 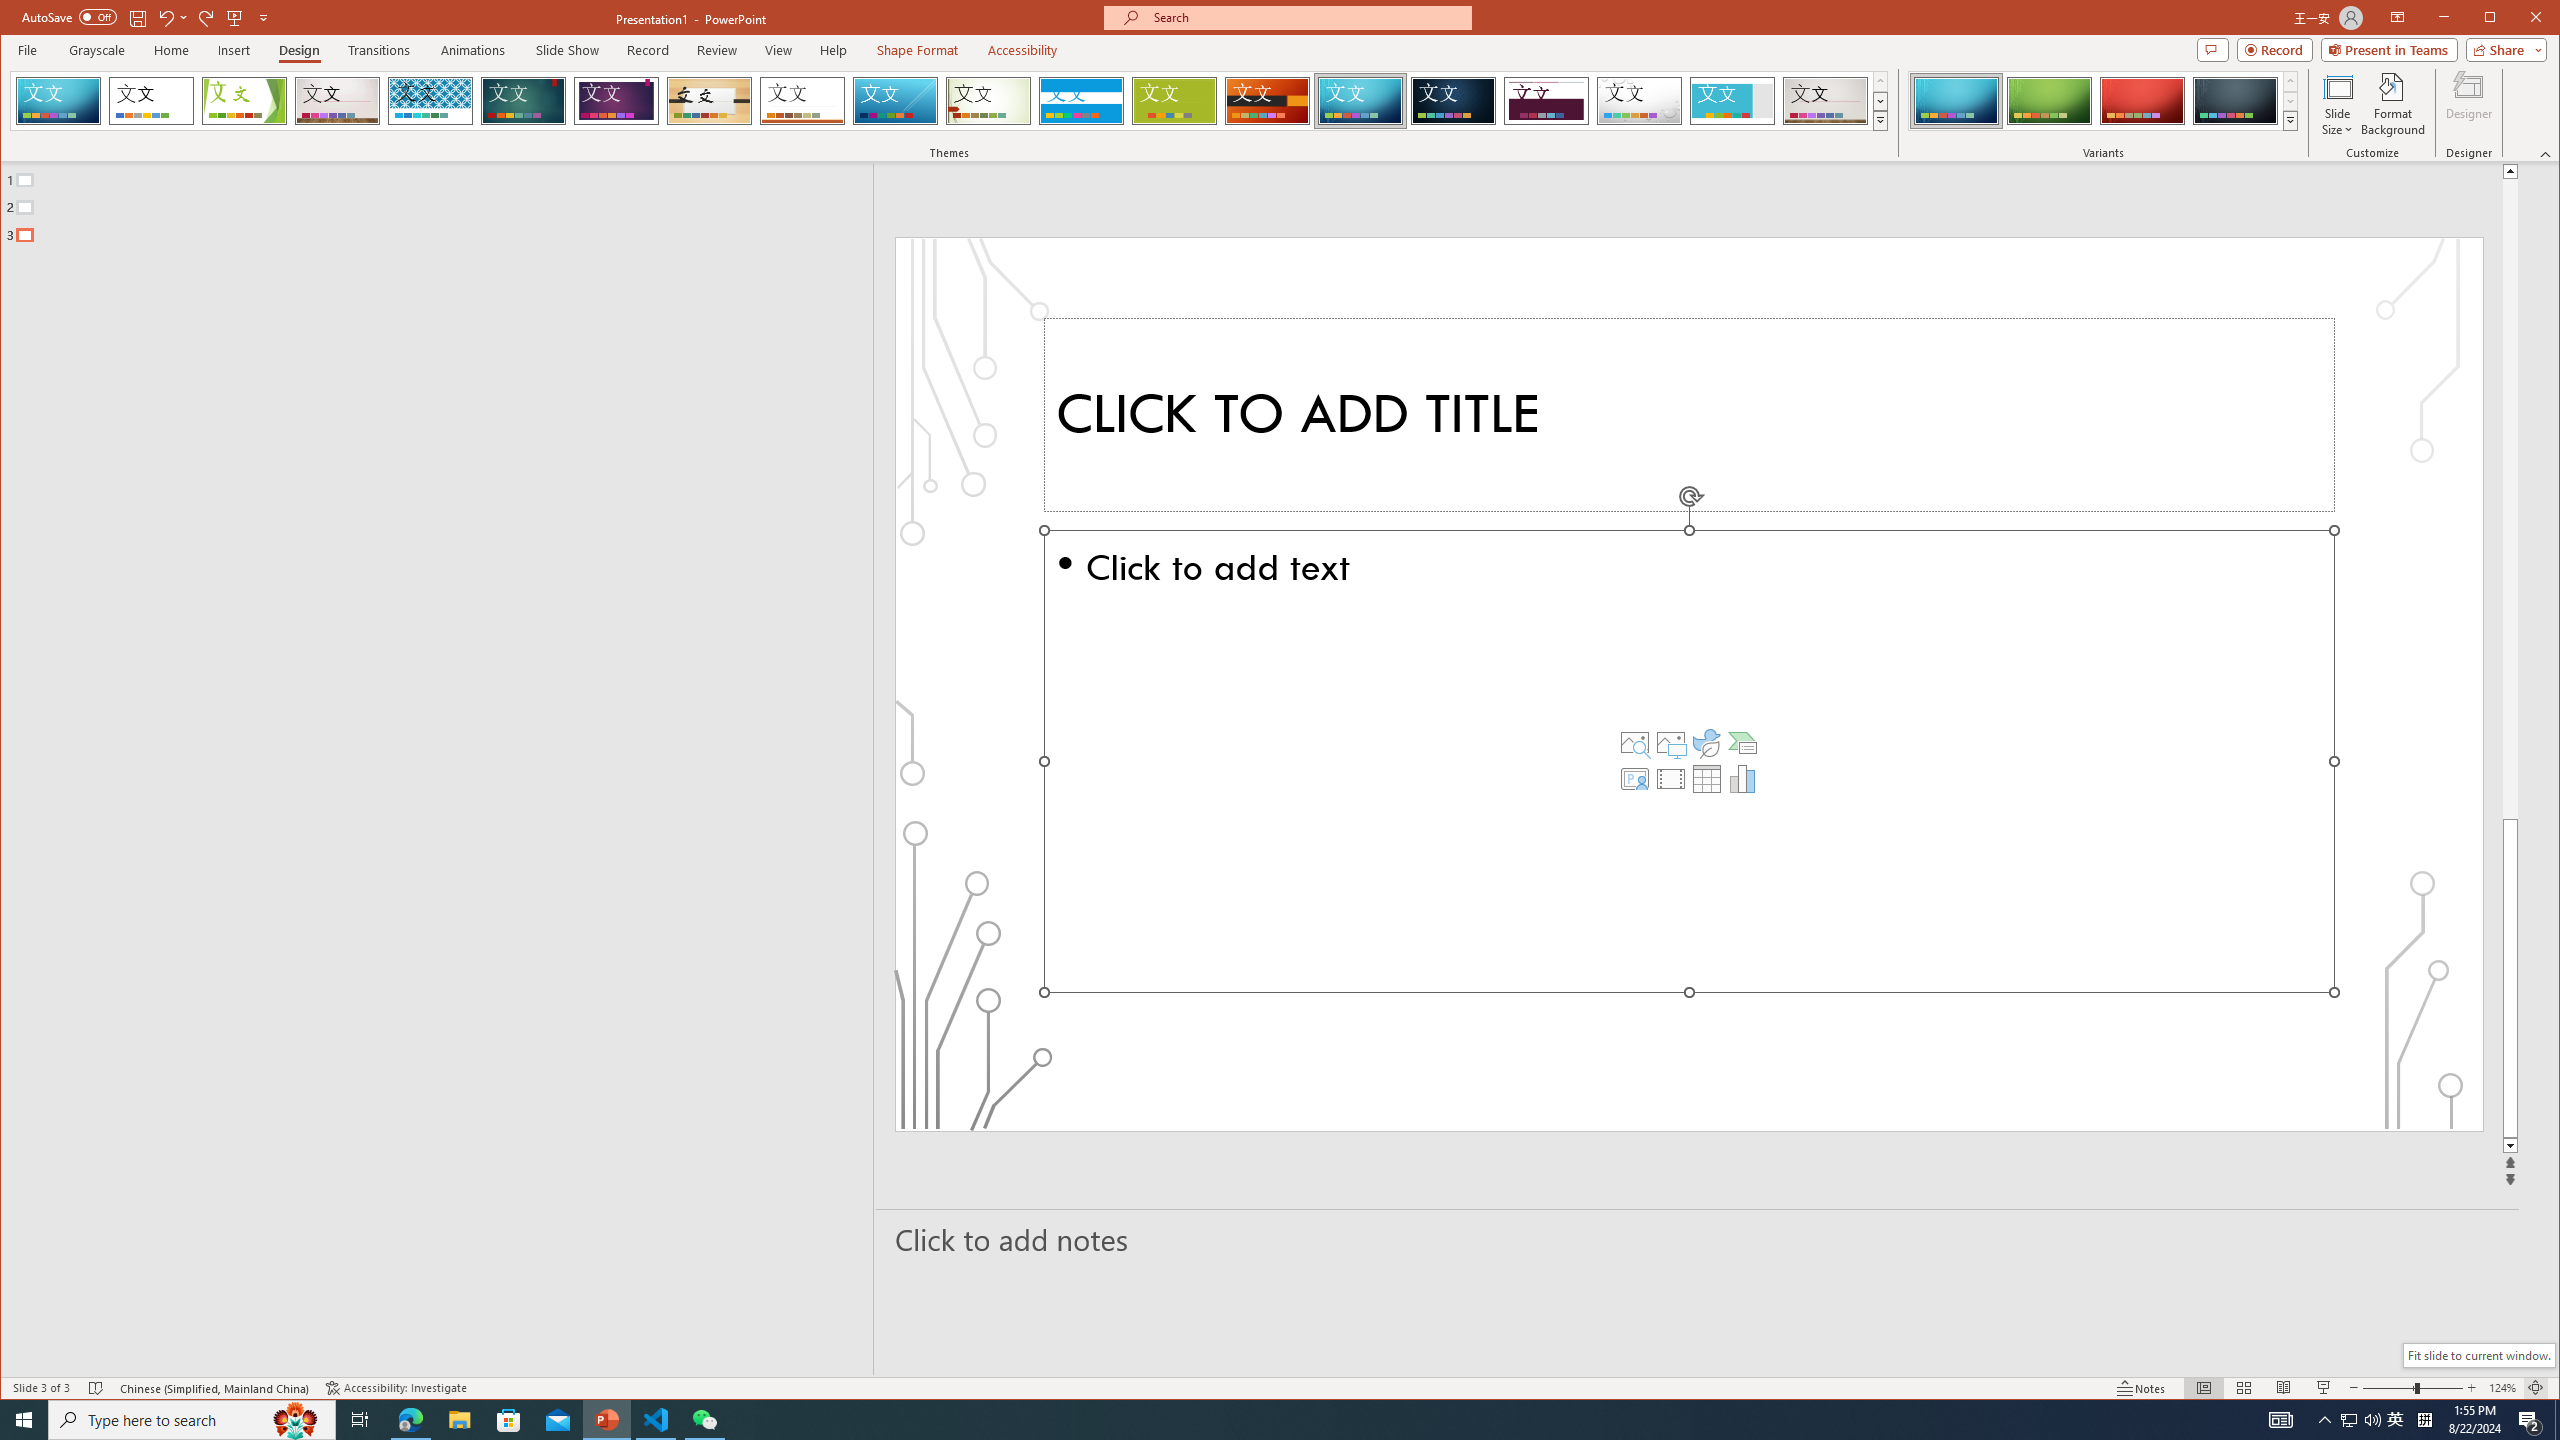 What do you see at coordinates (1080, 100) in the screenshot?
I see `'Banded'` at bounding box center [1080, 100].